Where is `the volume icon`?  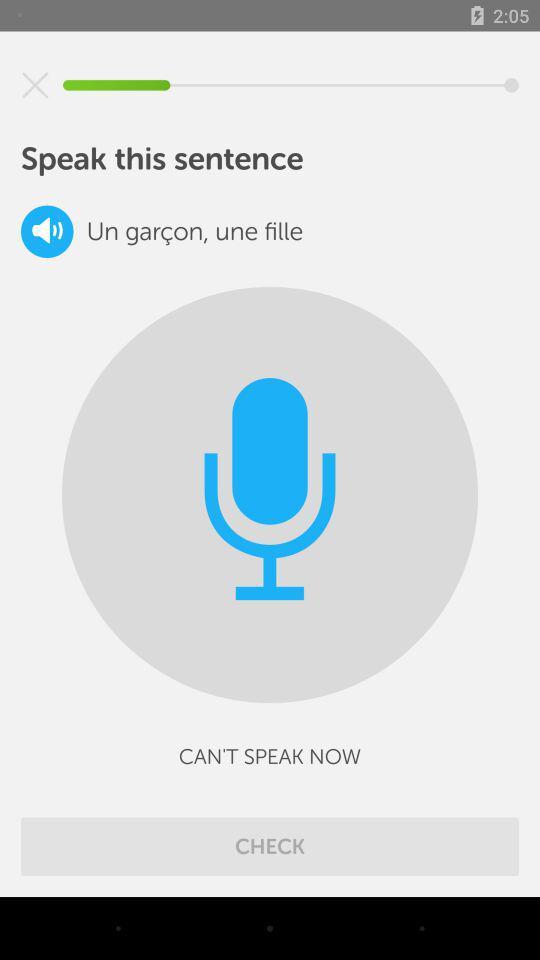
the volume icon is located at coordinates (47, 231).